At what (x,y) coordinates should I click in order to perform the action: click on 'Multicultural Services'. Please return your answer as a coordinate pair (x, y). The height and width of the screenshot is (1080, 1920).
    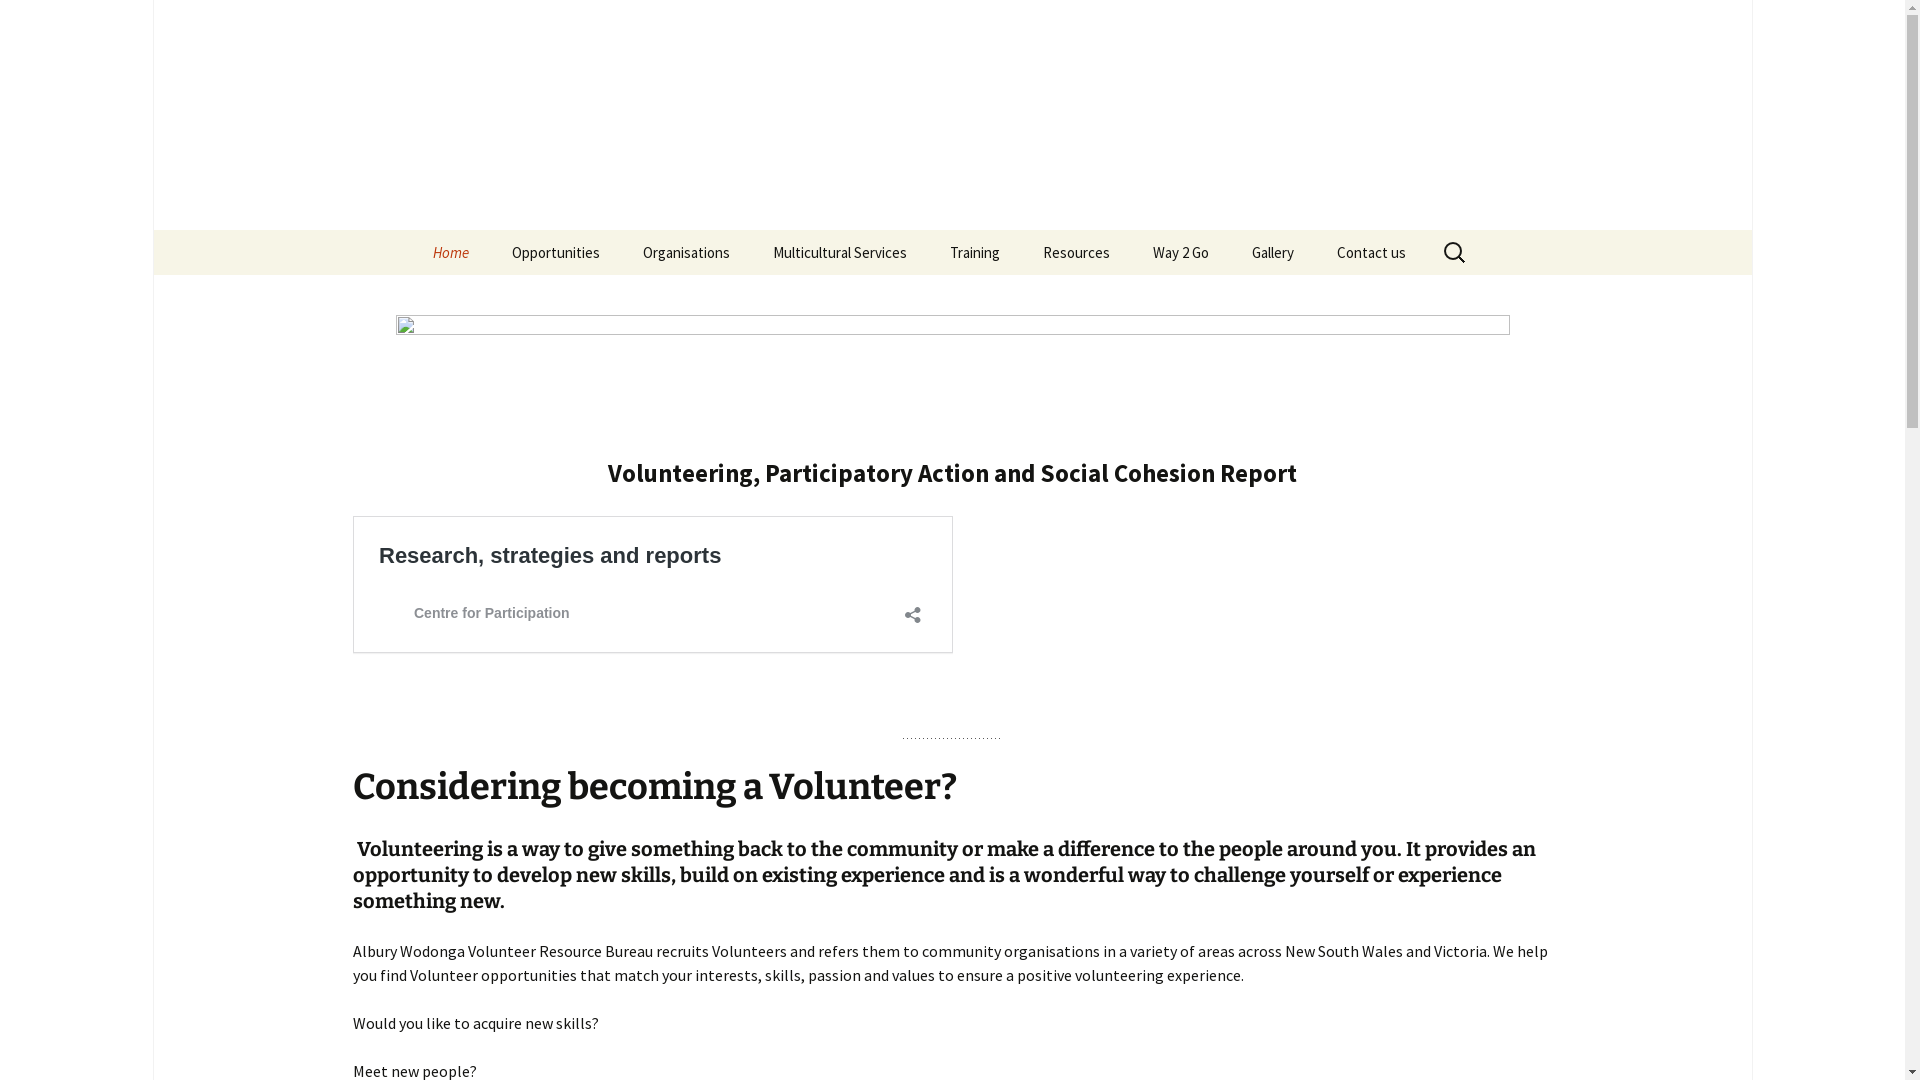
    Looking at the image, I should click on (839, 251).